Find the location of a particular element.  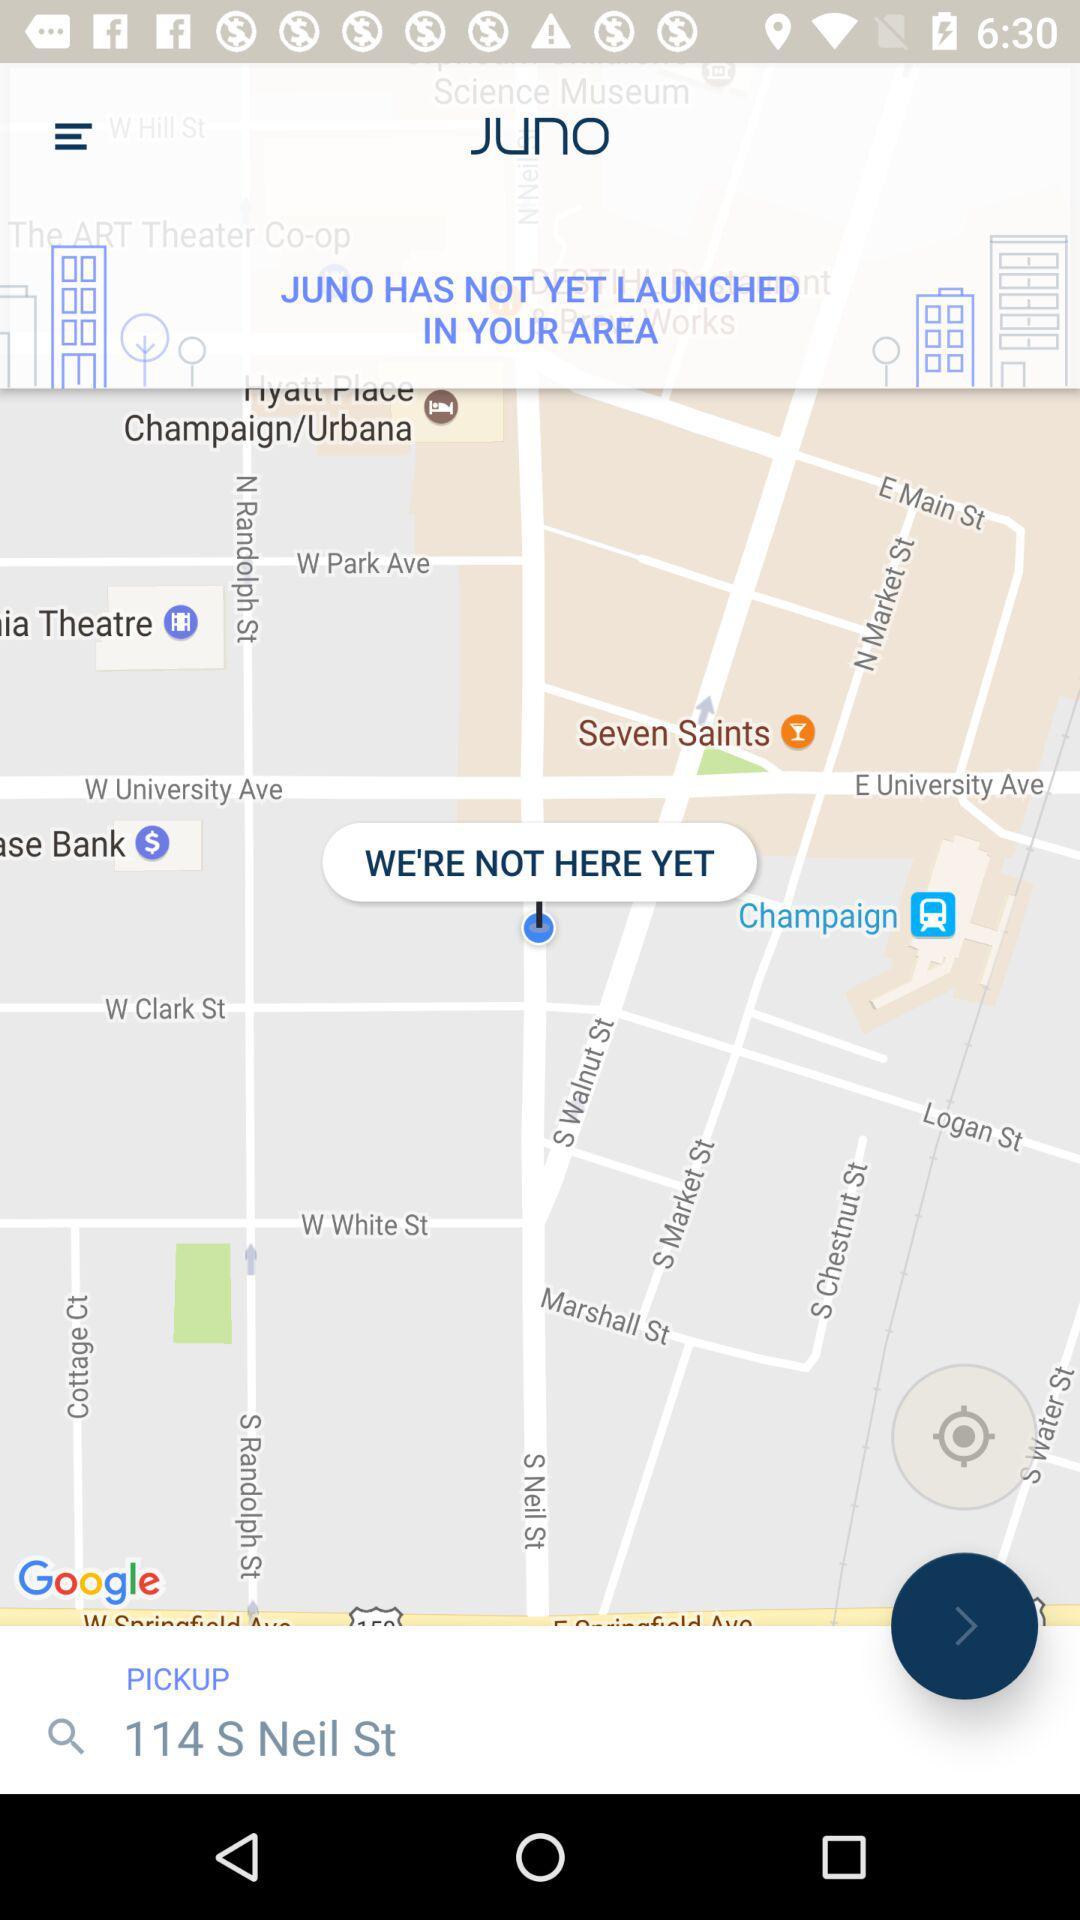

icon to the right of the pickup is located at coordinates (963, 1626).